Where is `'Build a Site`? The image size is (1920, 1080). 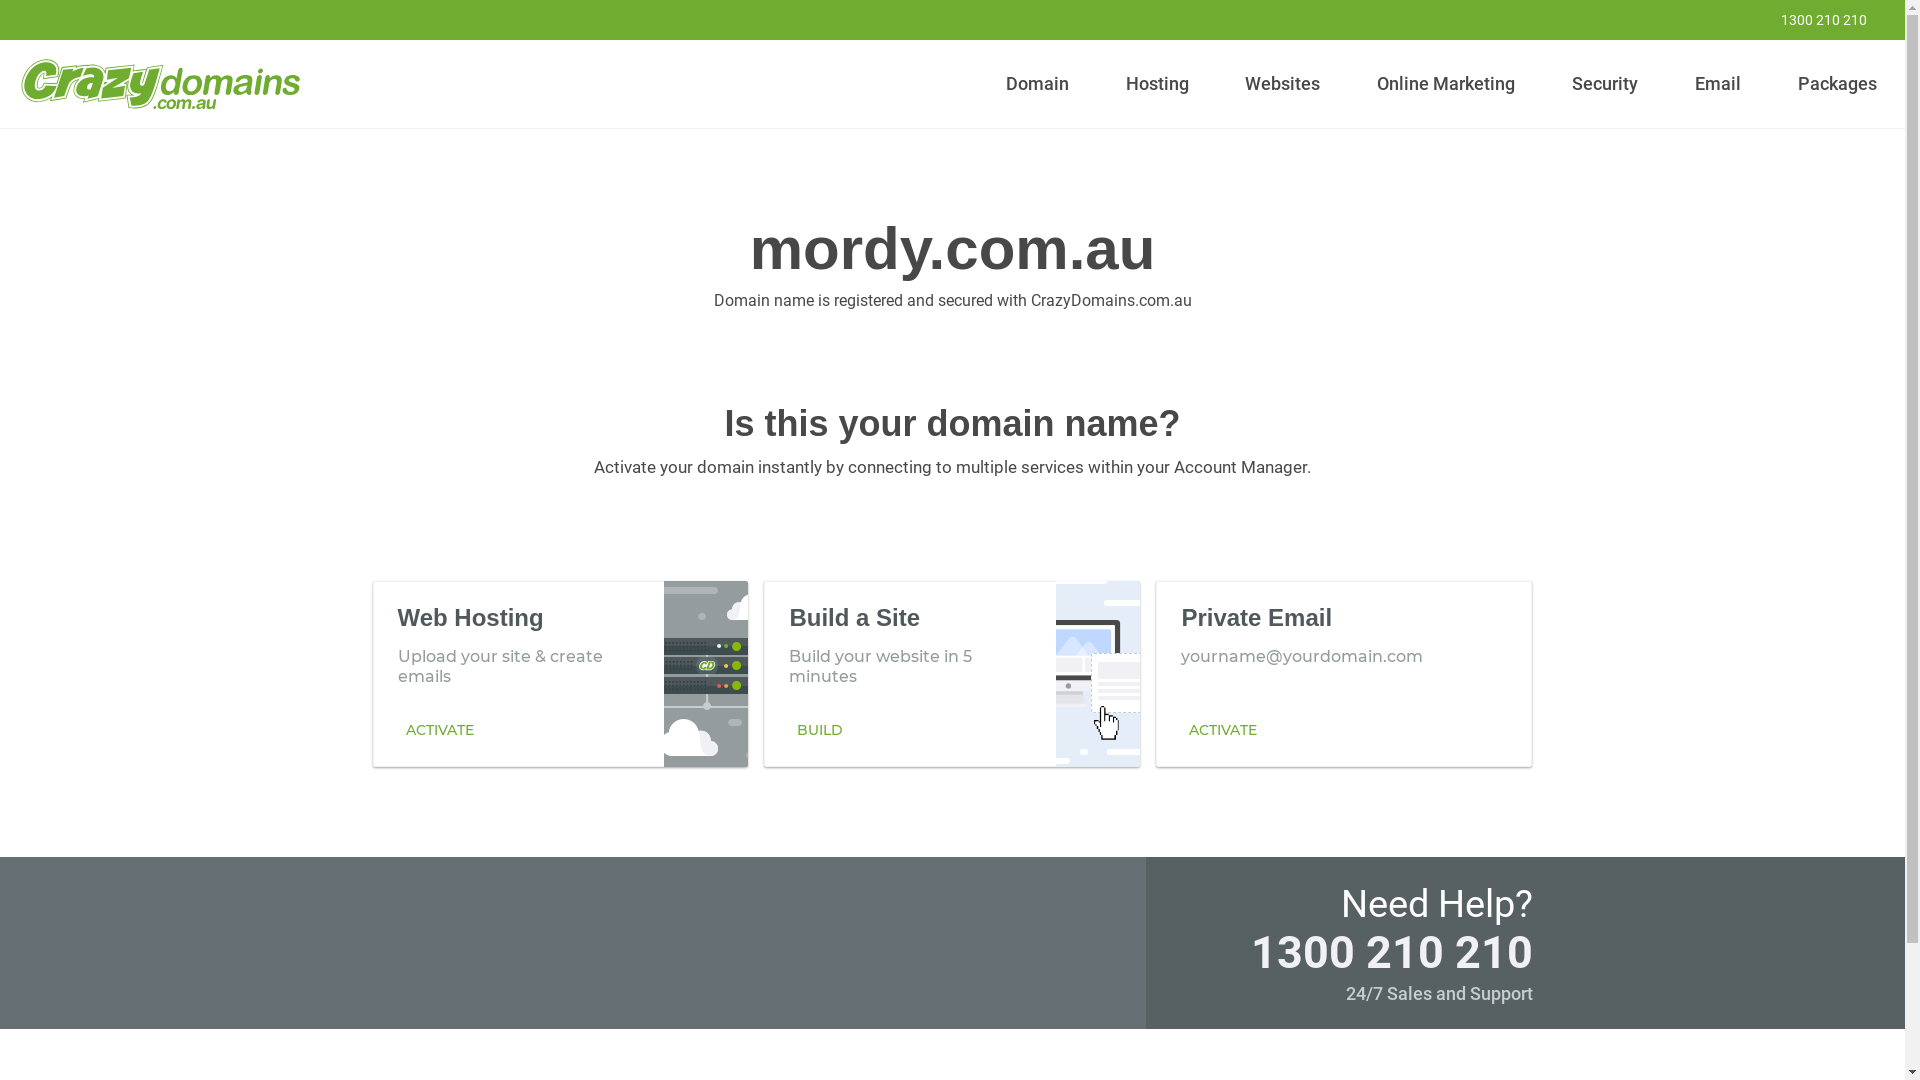
'Build a Site is located at coordinates (950, 672).